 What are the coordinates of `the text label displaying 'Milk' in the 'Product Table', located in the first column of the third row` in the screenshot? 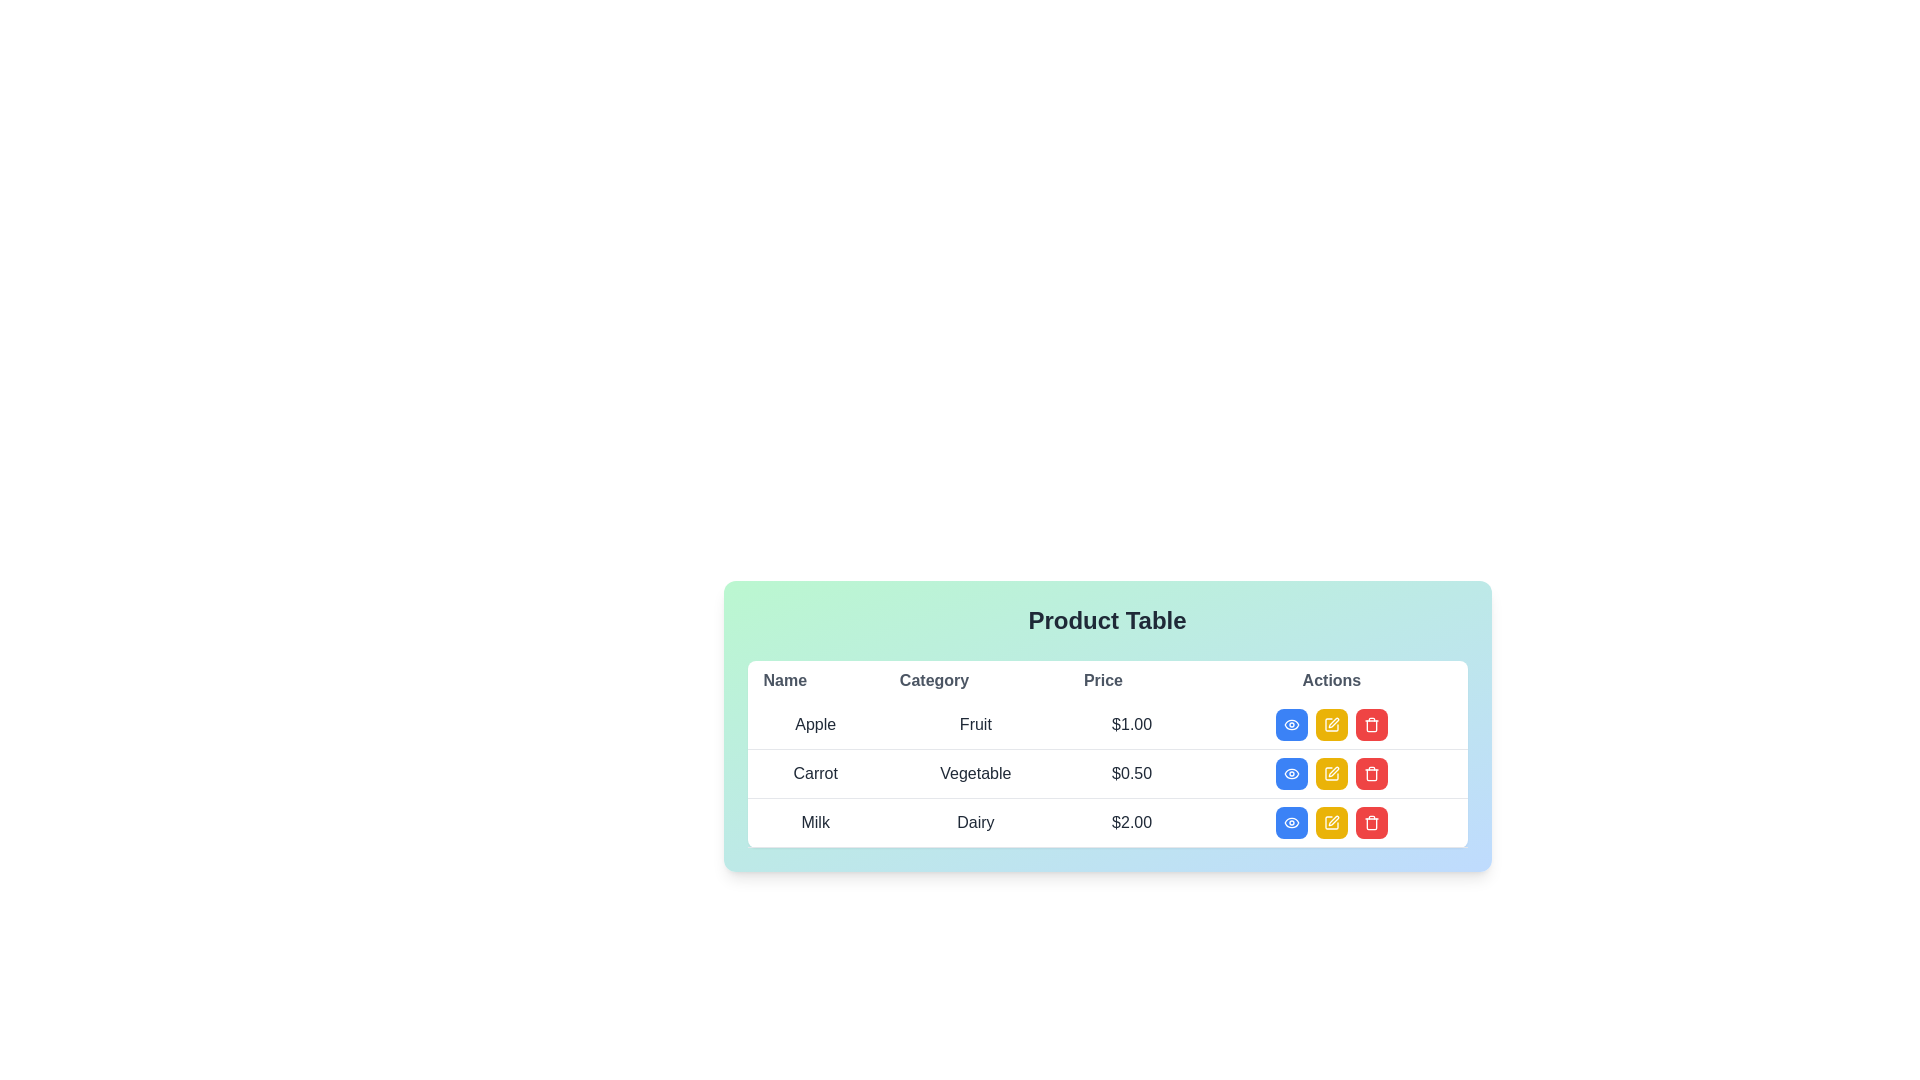 It's located at (815, 822).